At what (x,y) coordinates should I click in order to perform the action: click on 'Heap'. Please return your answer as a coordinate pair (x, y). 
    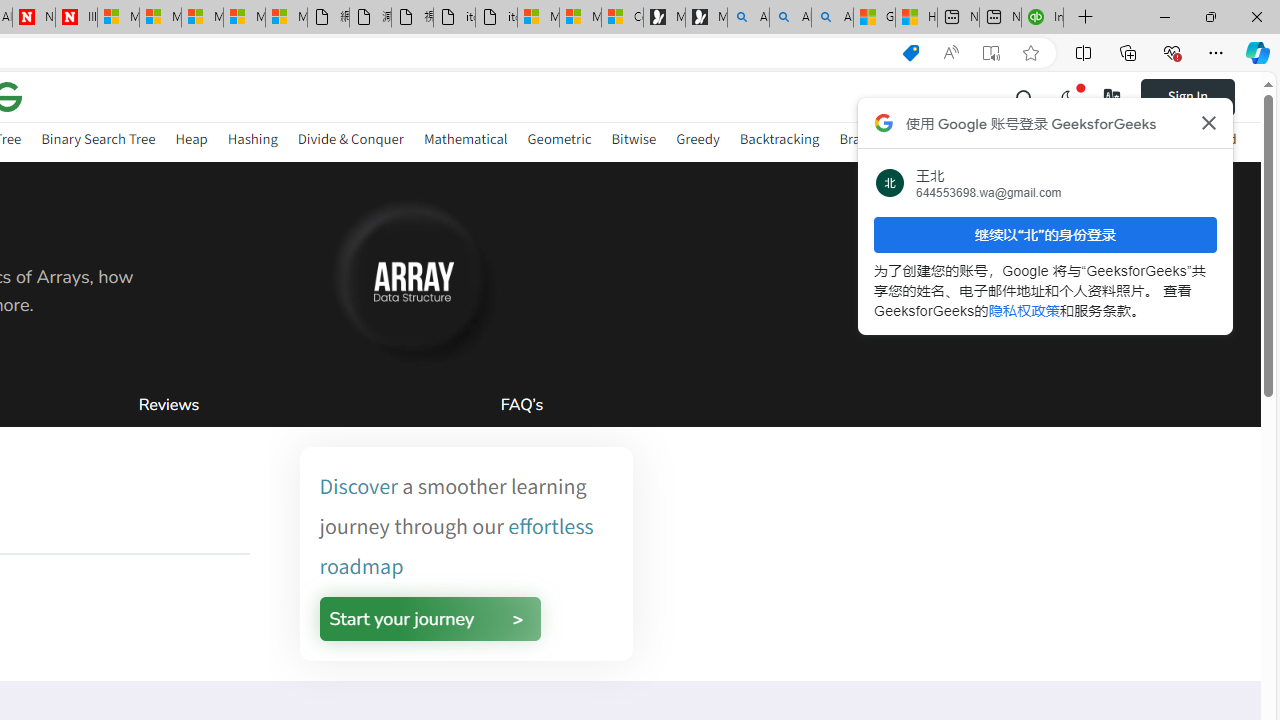
    Looking at the image, I should click on (191, 138).